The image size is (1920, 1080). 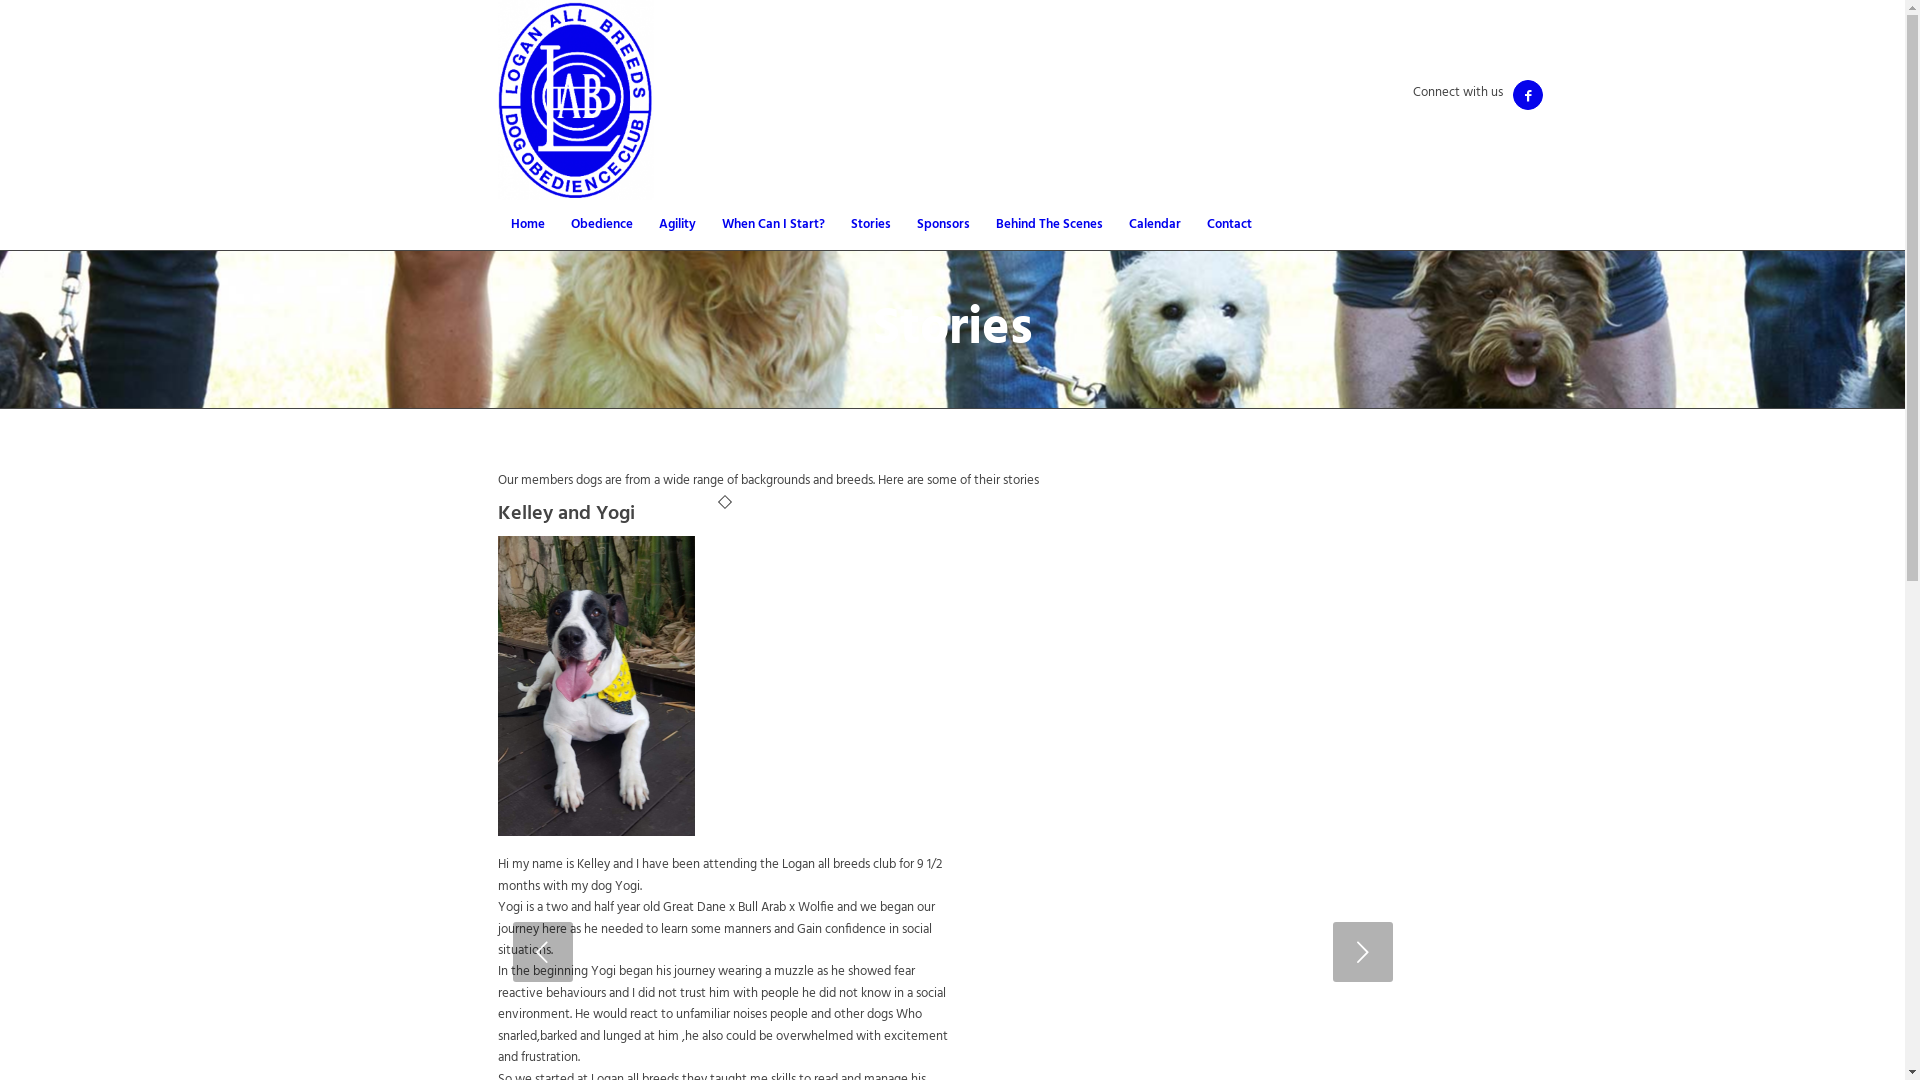 I want to click on 'Previous', so click(x=512, y=951).